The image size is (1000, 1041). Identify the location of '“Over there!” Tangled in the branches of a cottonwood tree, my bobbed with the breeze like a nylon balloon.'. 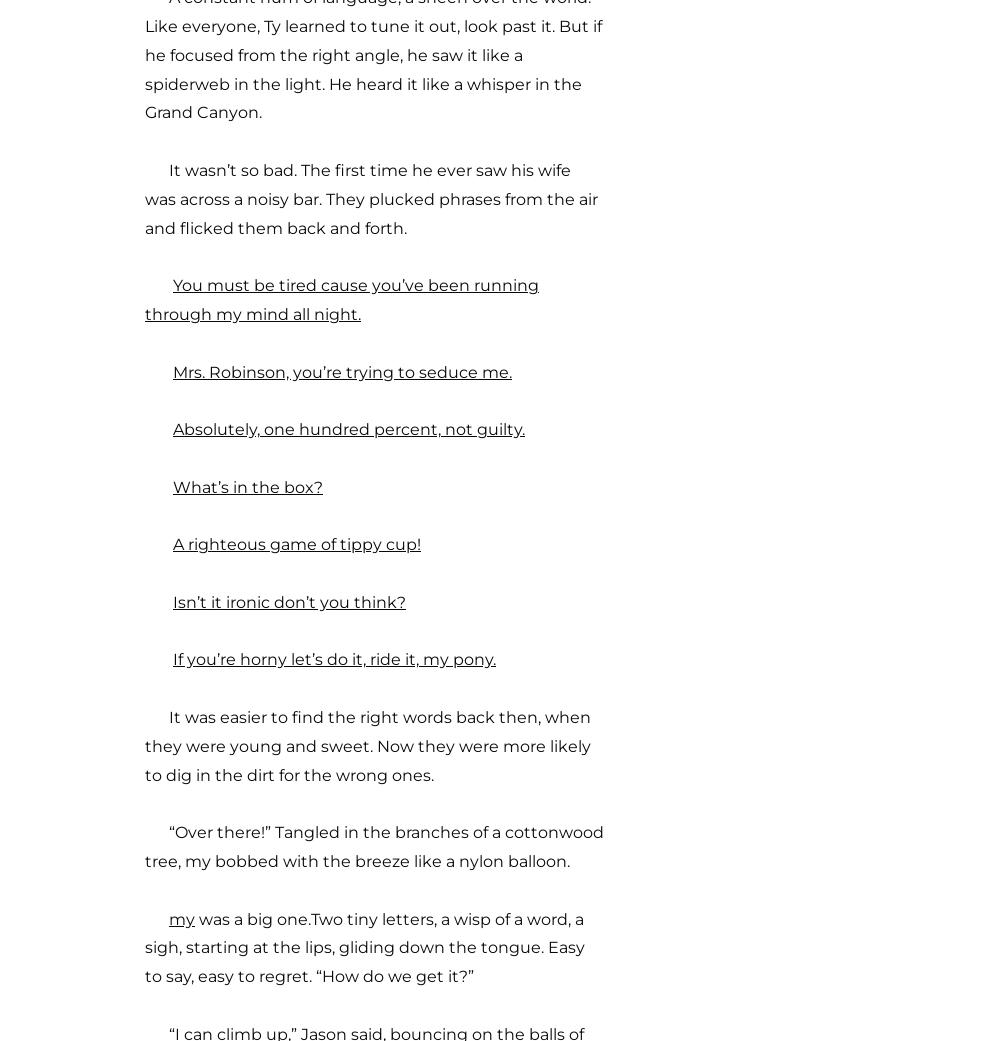
(145, 845).